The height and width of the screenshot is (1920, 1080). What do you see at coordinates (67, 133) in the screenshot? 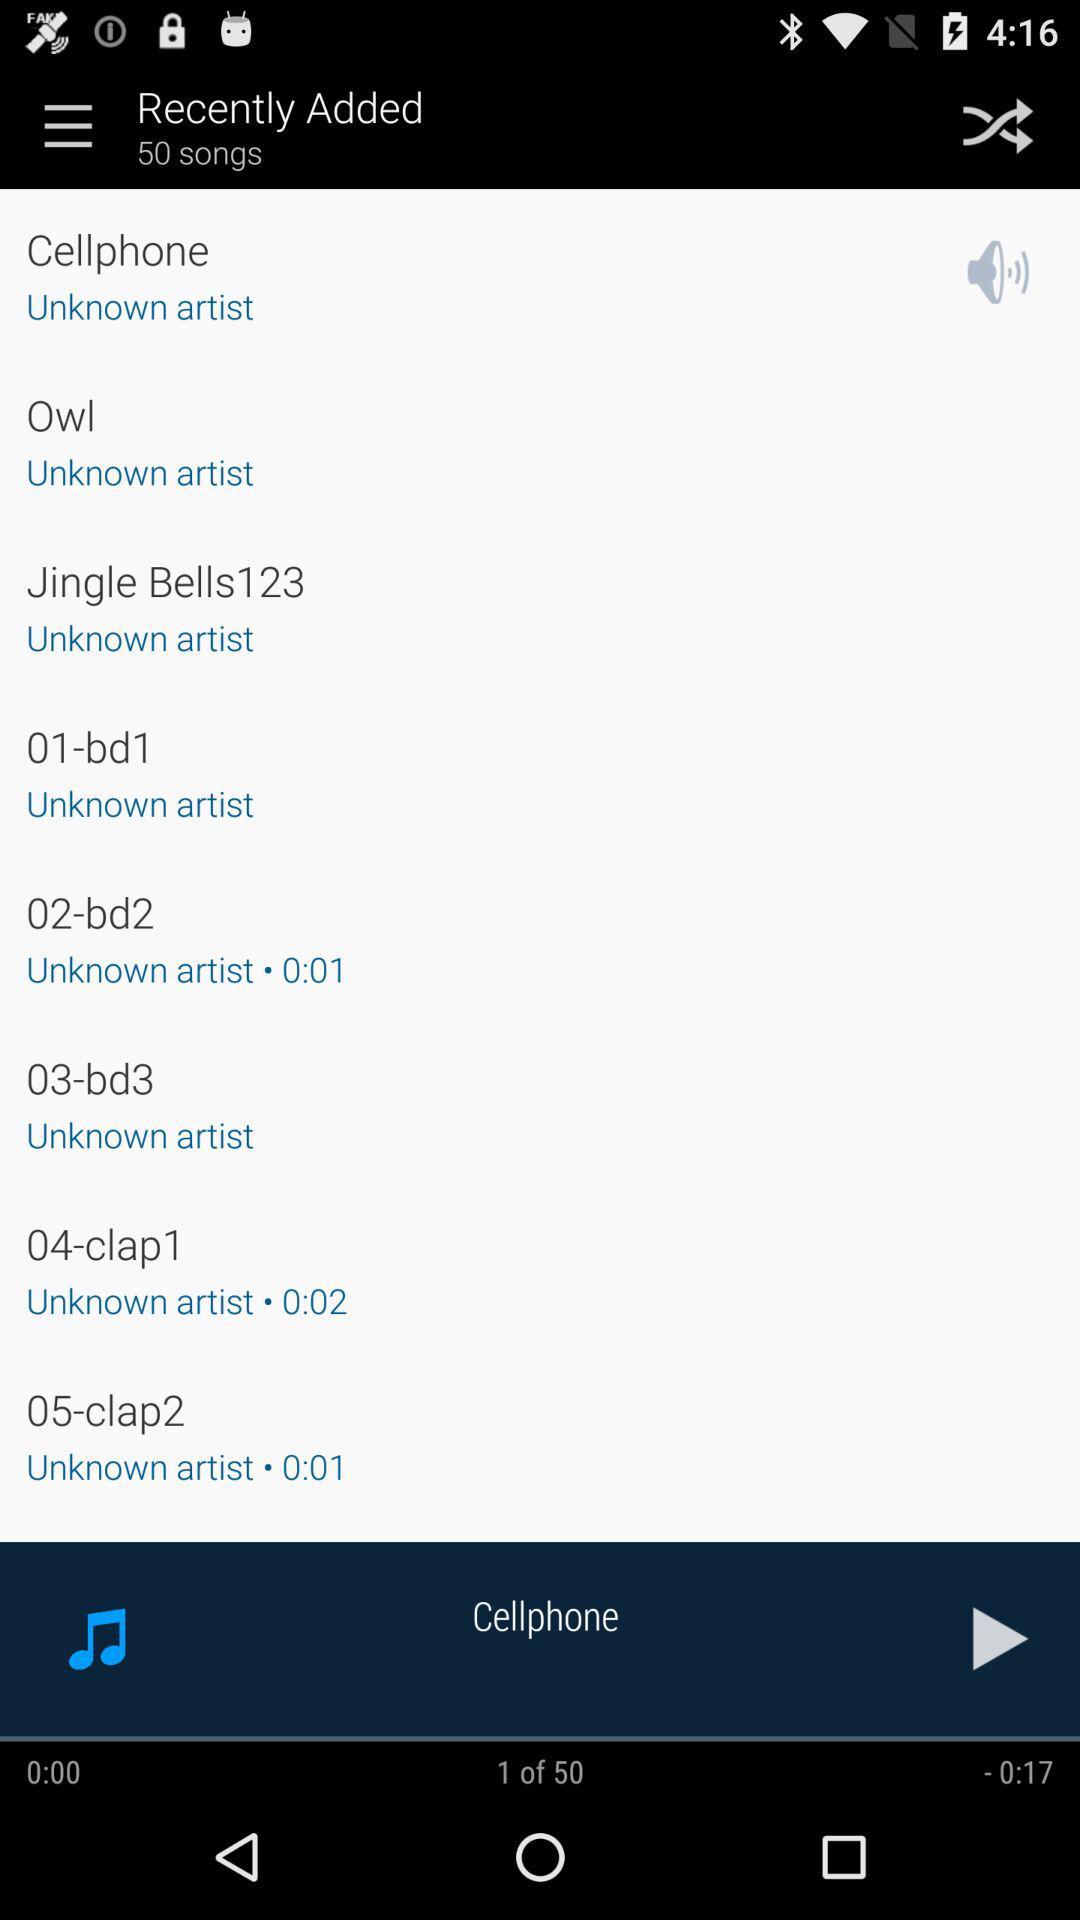
I see `the menu icon` at bounding box center [67, 133].